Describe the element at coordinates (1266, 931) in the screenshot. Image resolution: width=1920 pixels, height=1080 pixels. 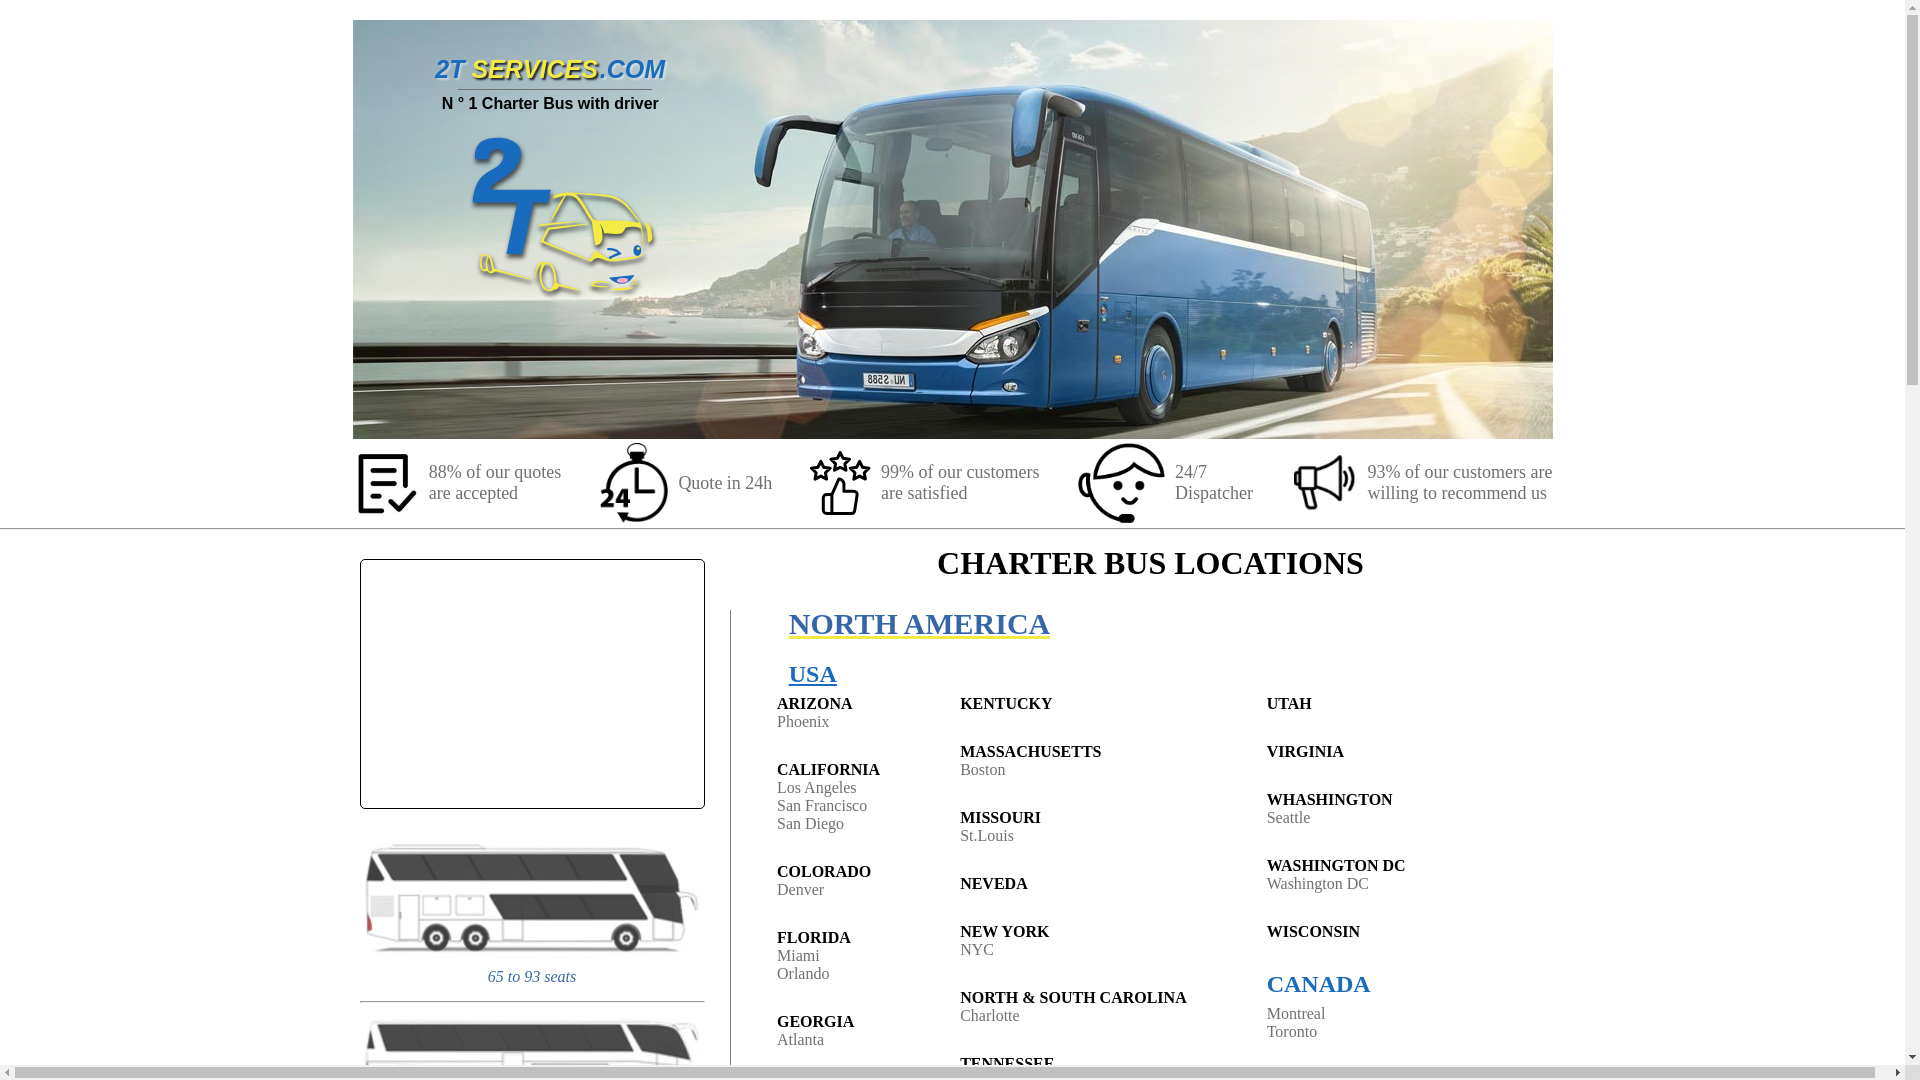
I see `'WISCONSIN'` at that location.